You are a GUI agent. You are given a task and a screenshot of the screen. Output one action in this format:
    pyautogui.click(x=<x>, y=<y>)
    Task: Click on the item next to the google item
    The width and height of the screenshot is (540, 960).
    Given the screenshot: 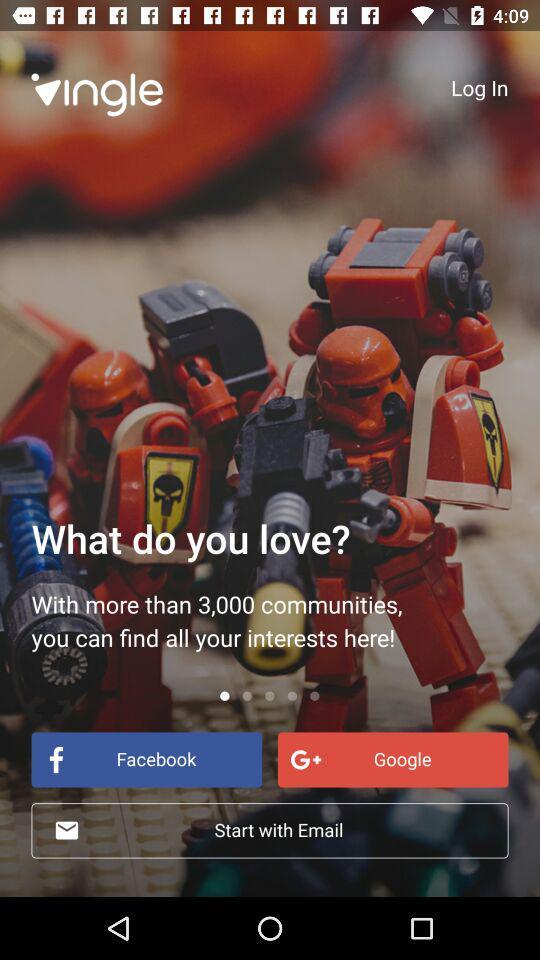 What is the action you would take?
    pyautogui.click(x=145, y=758)
    